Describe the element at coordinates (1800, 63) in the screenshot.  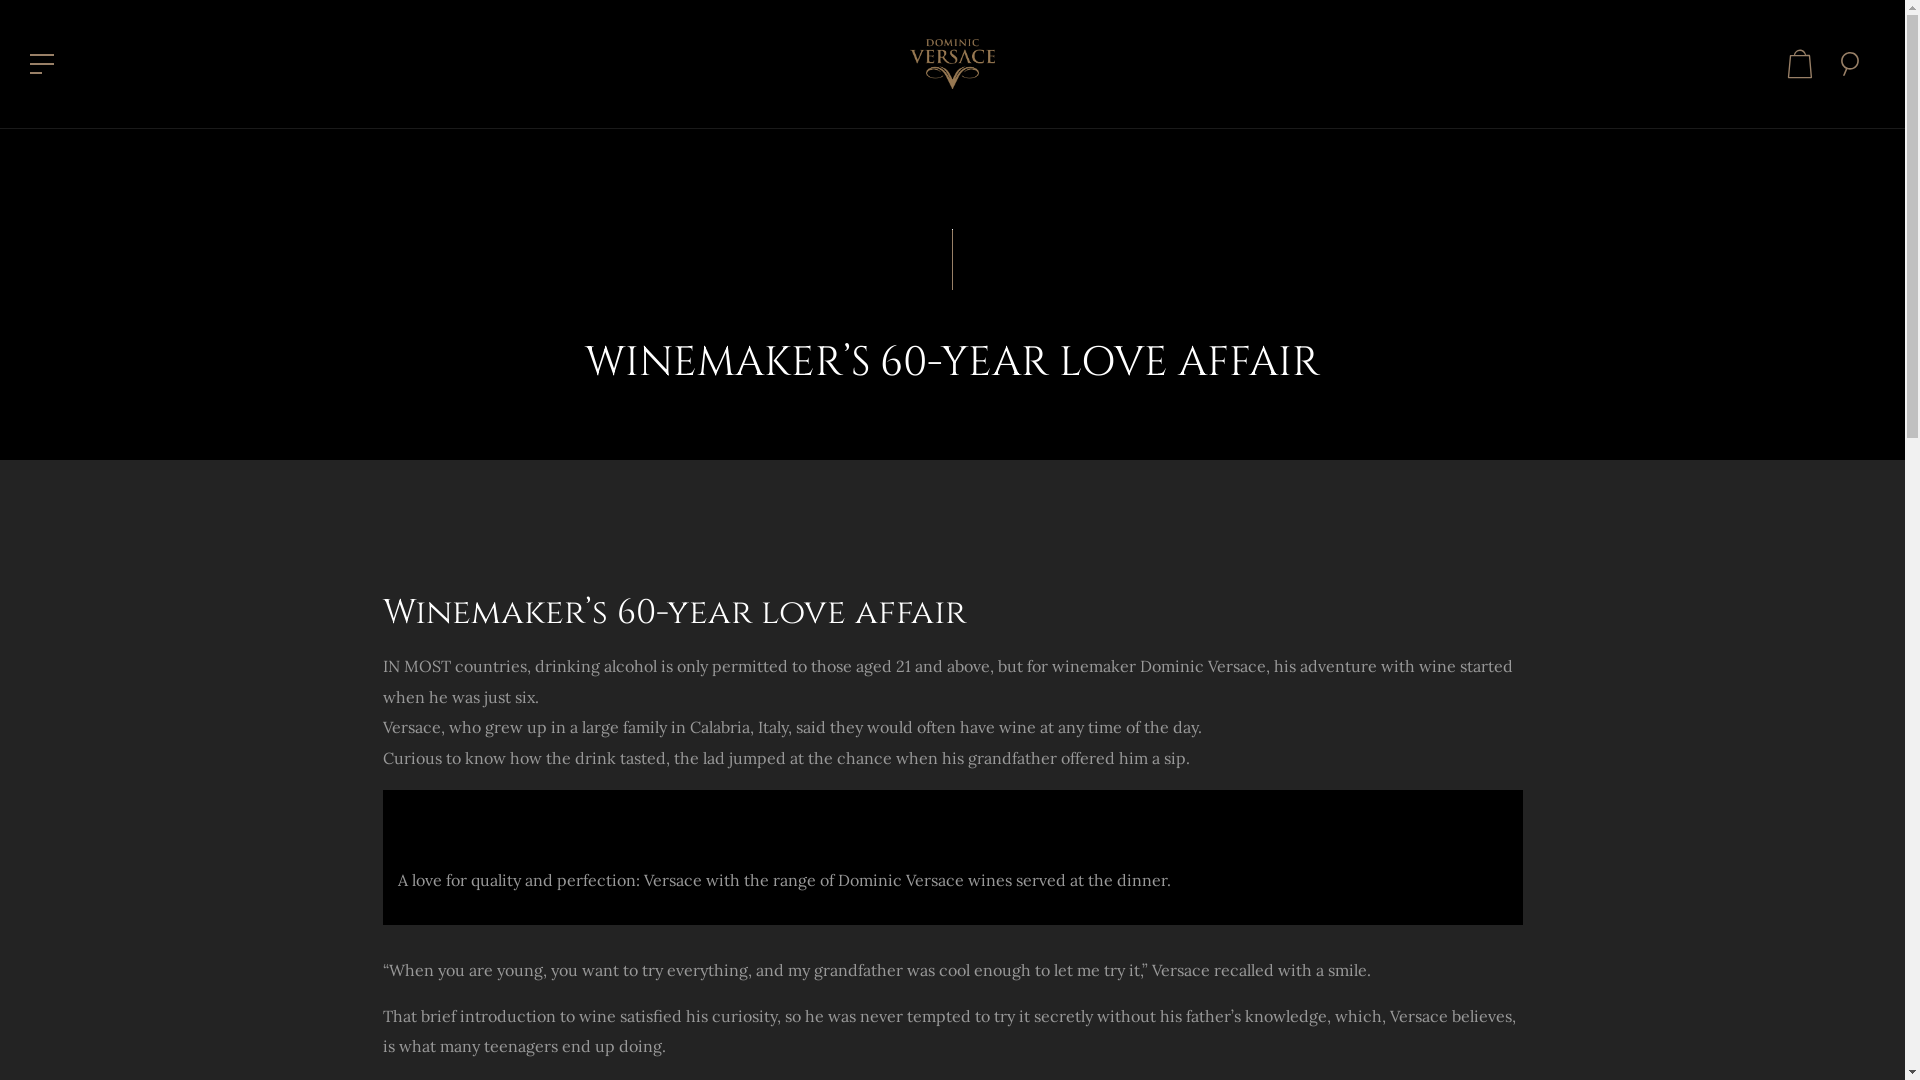
I see `'View your shopping cart'` at that location.